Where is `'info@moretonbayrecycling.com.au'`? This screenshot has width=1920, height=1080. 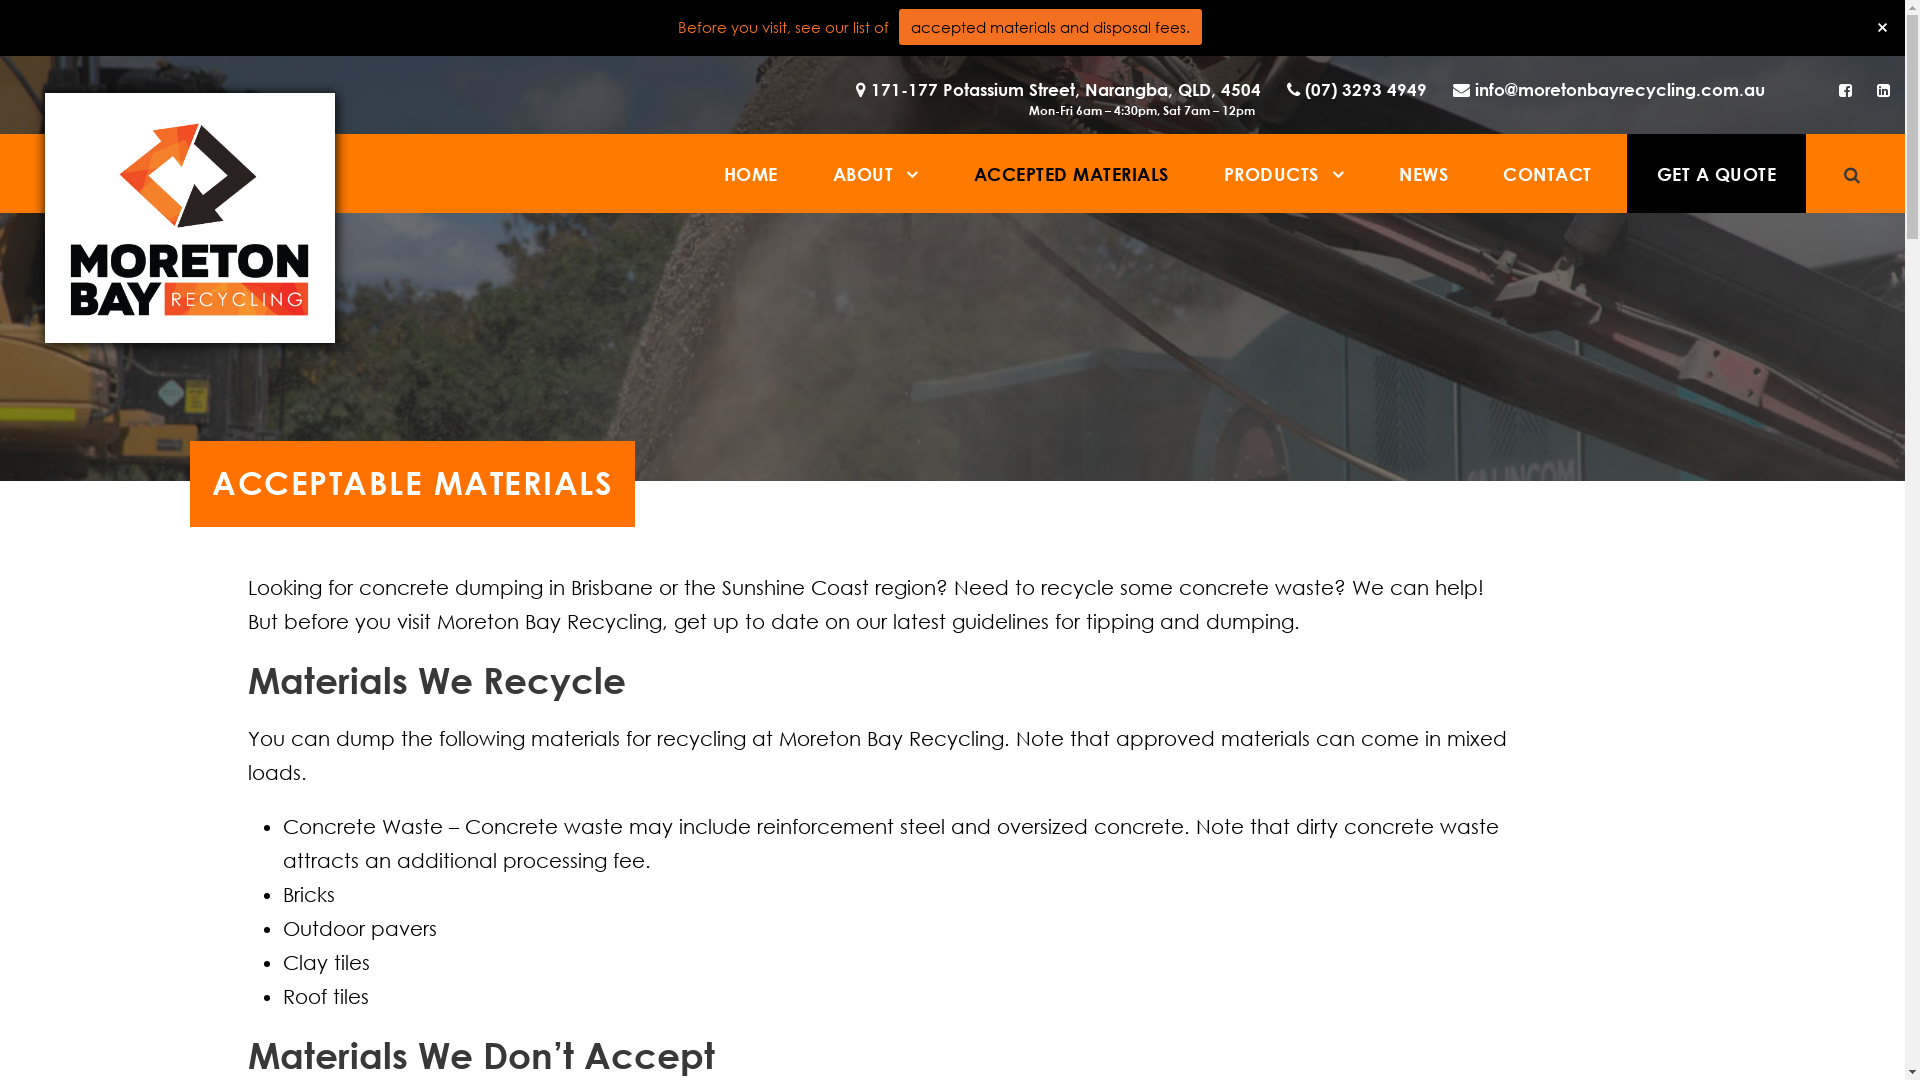
'info@moretonbayrecycling.com.au' is located at coordinates (1603, 99).